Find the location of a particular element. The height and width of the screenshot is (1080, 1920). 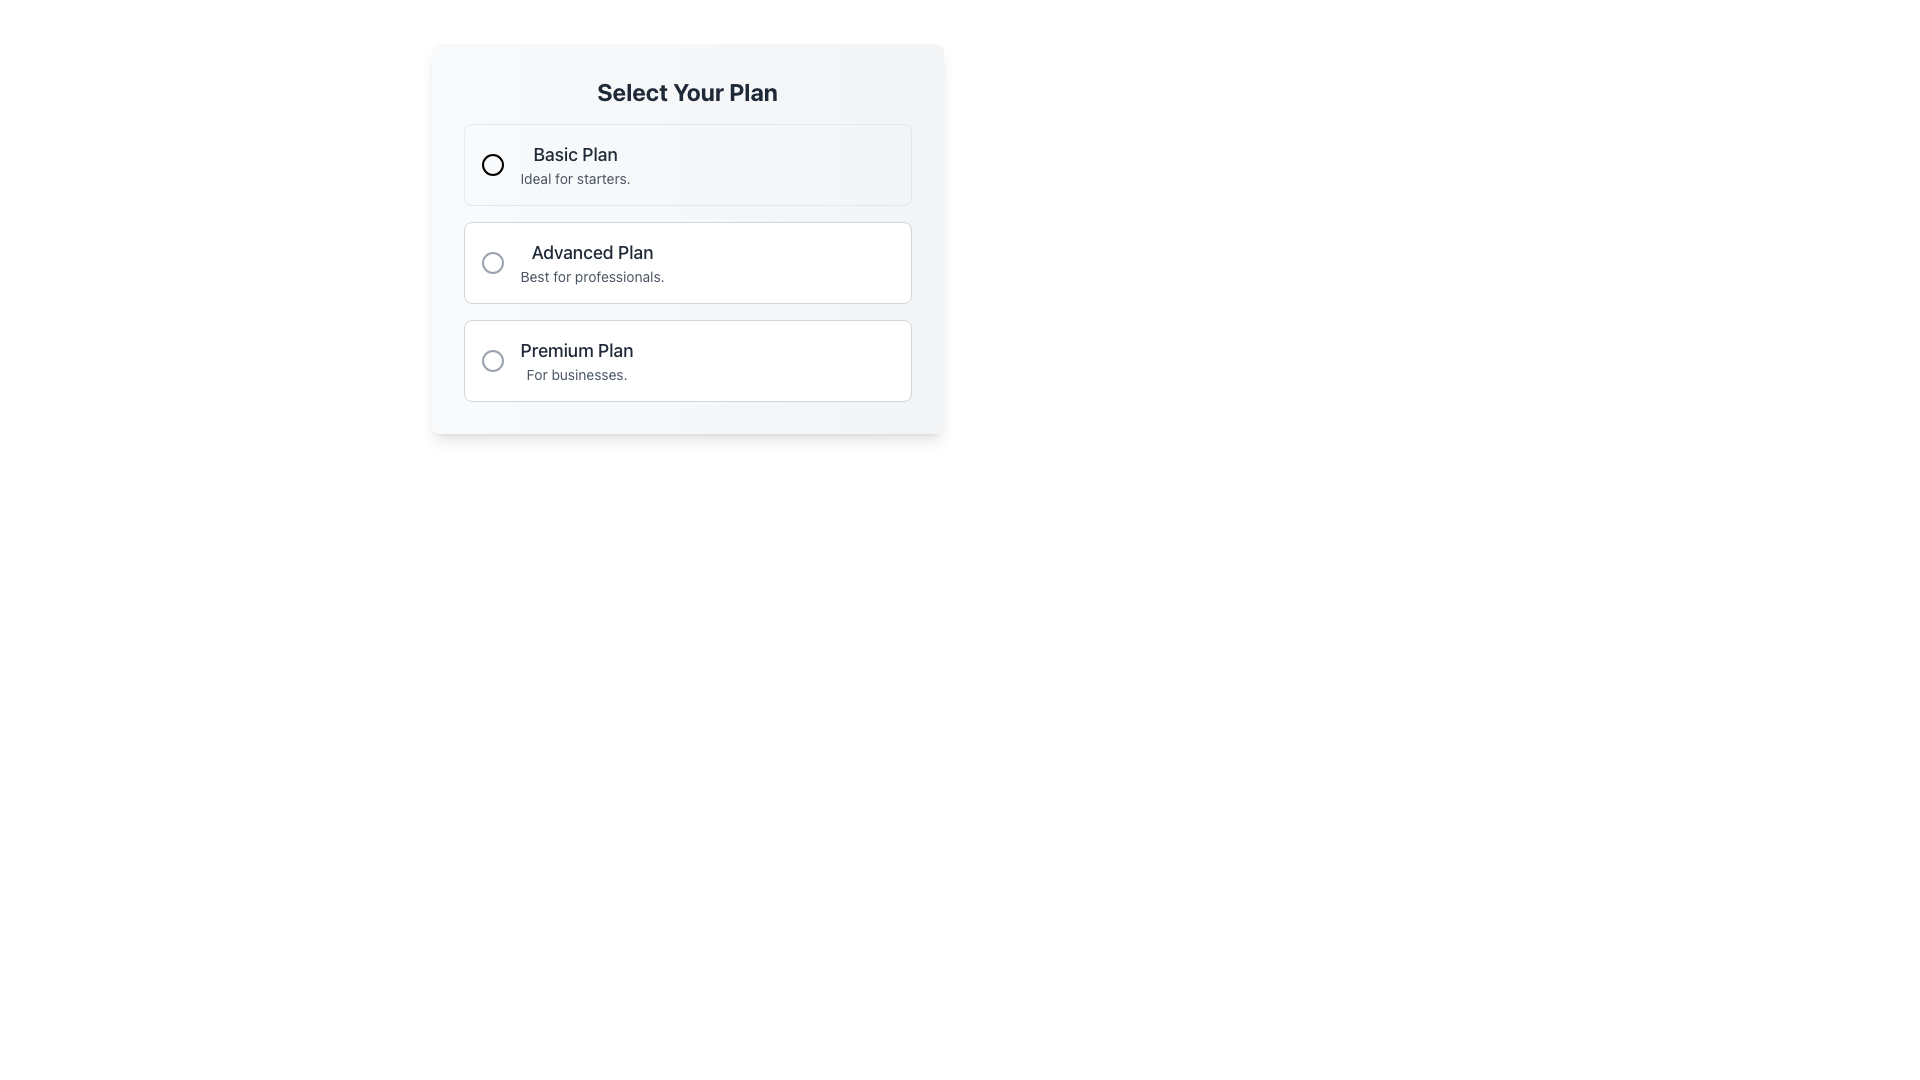

the Interactive Indicator located to the left of the 'Basic Plan' title is located at coordinates (492, 164).